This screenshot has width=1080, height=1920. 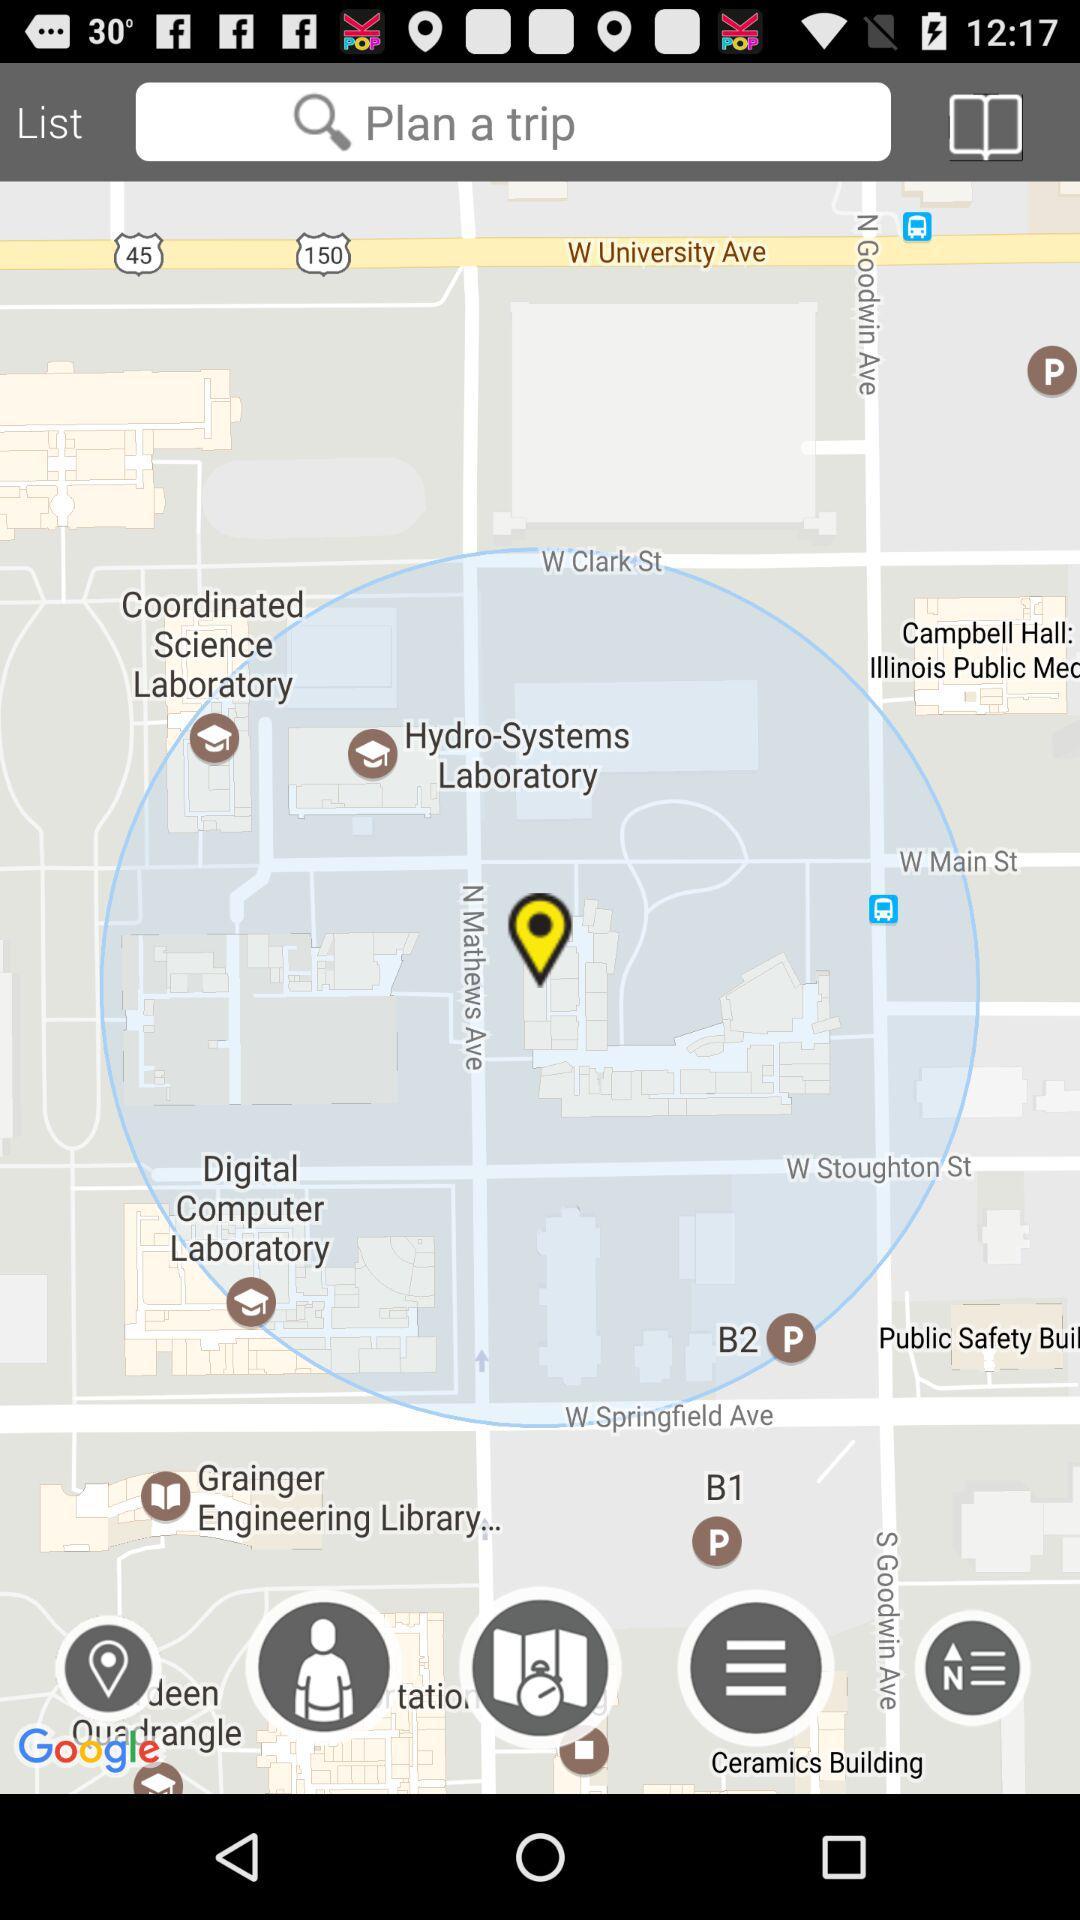 What do you see at coordinates (971, 1785) in the screenshot?
I see `the list icon` at bounding box center [971, 1785].